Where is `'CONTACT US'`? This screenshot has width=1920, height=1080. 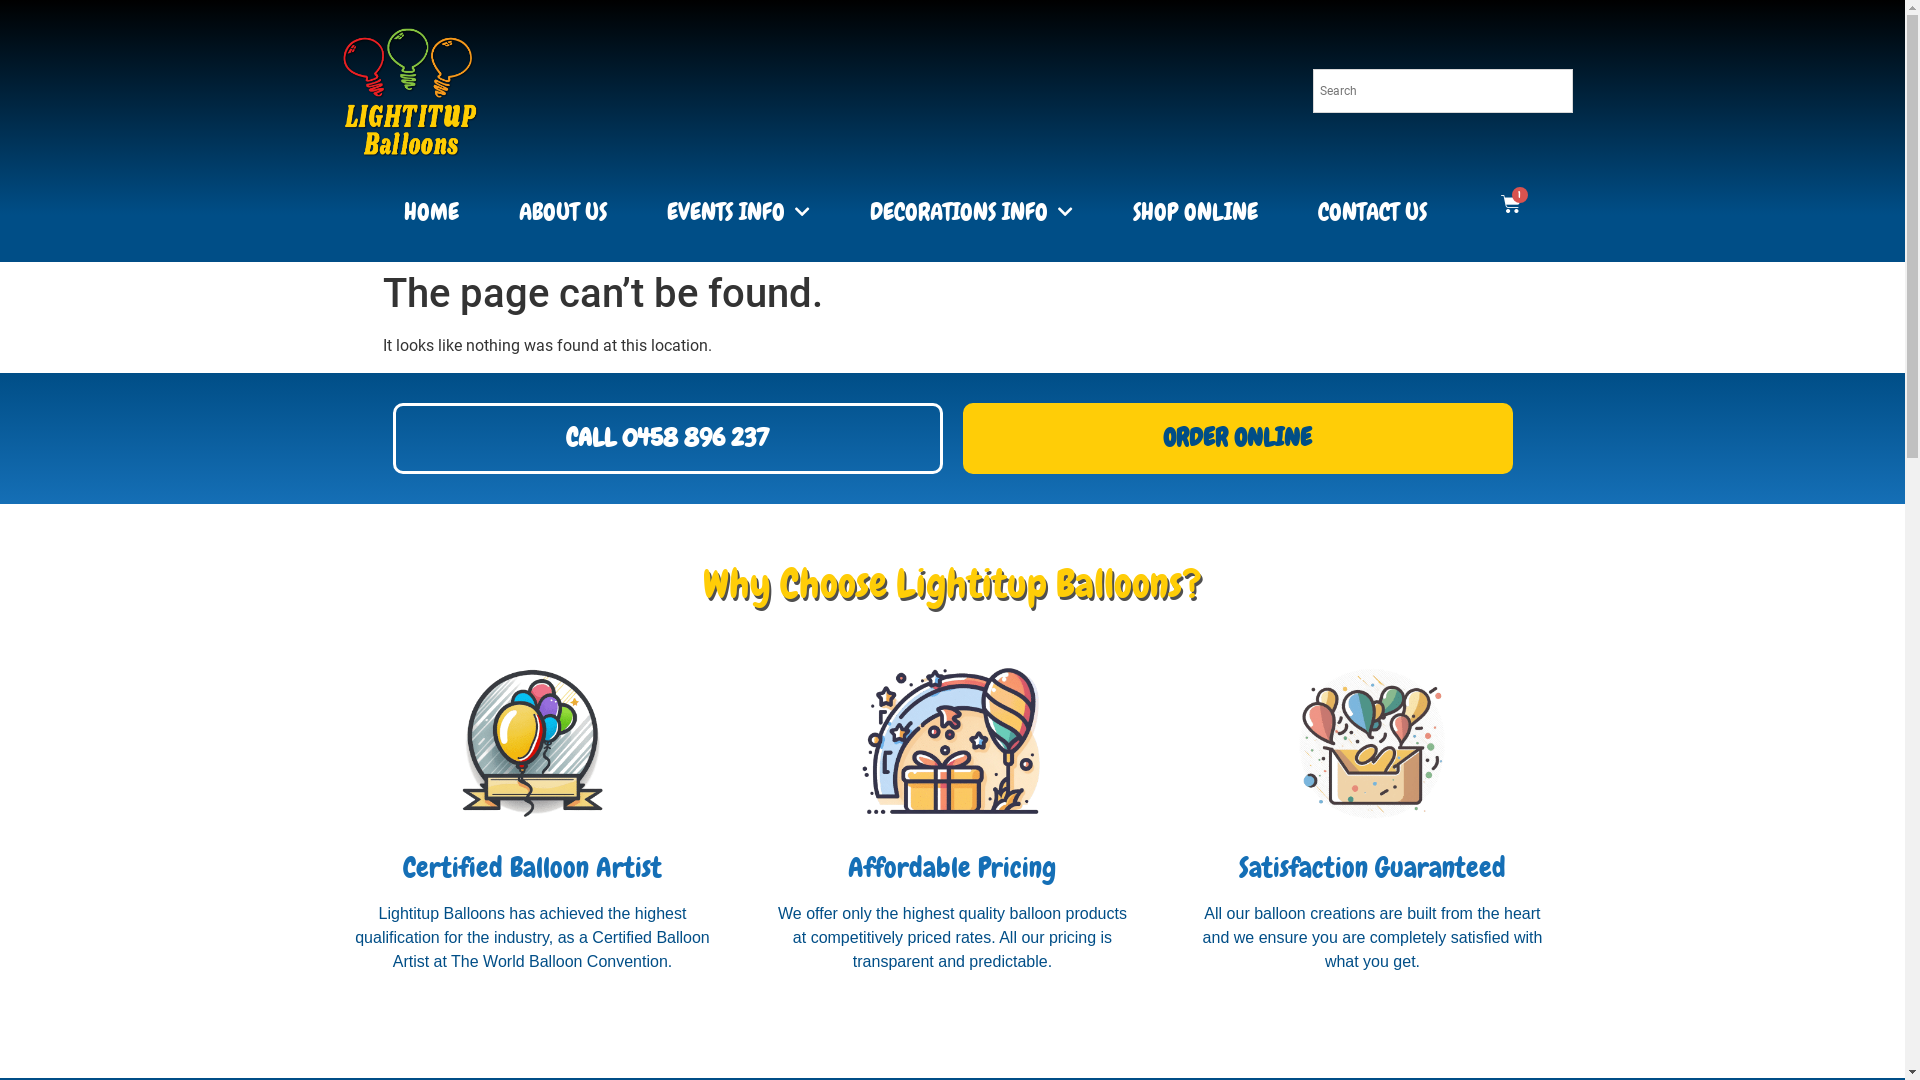
'CONTACT US' is located at coordinates (1371, 212).